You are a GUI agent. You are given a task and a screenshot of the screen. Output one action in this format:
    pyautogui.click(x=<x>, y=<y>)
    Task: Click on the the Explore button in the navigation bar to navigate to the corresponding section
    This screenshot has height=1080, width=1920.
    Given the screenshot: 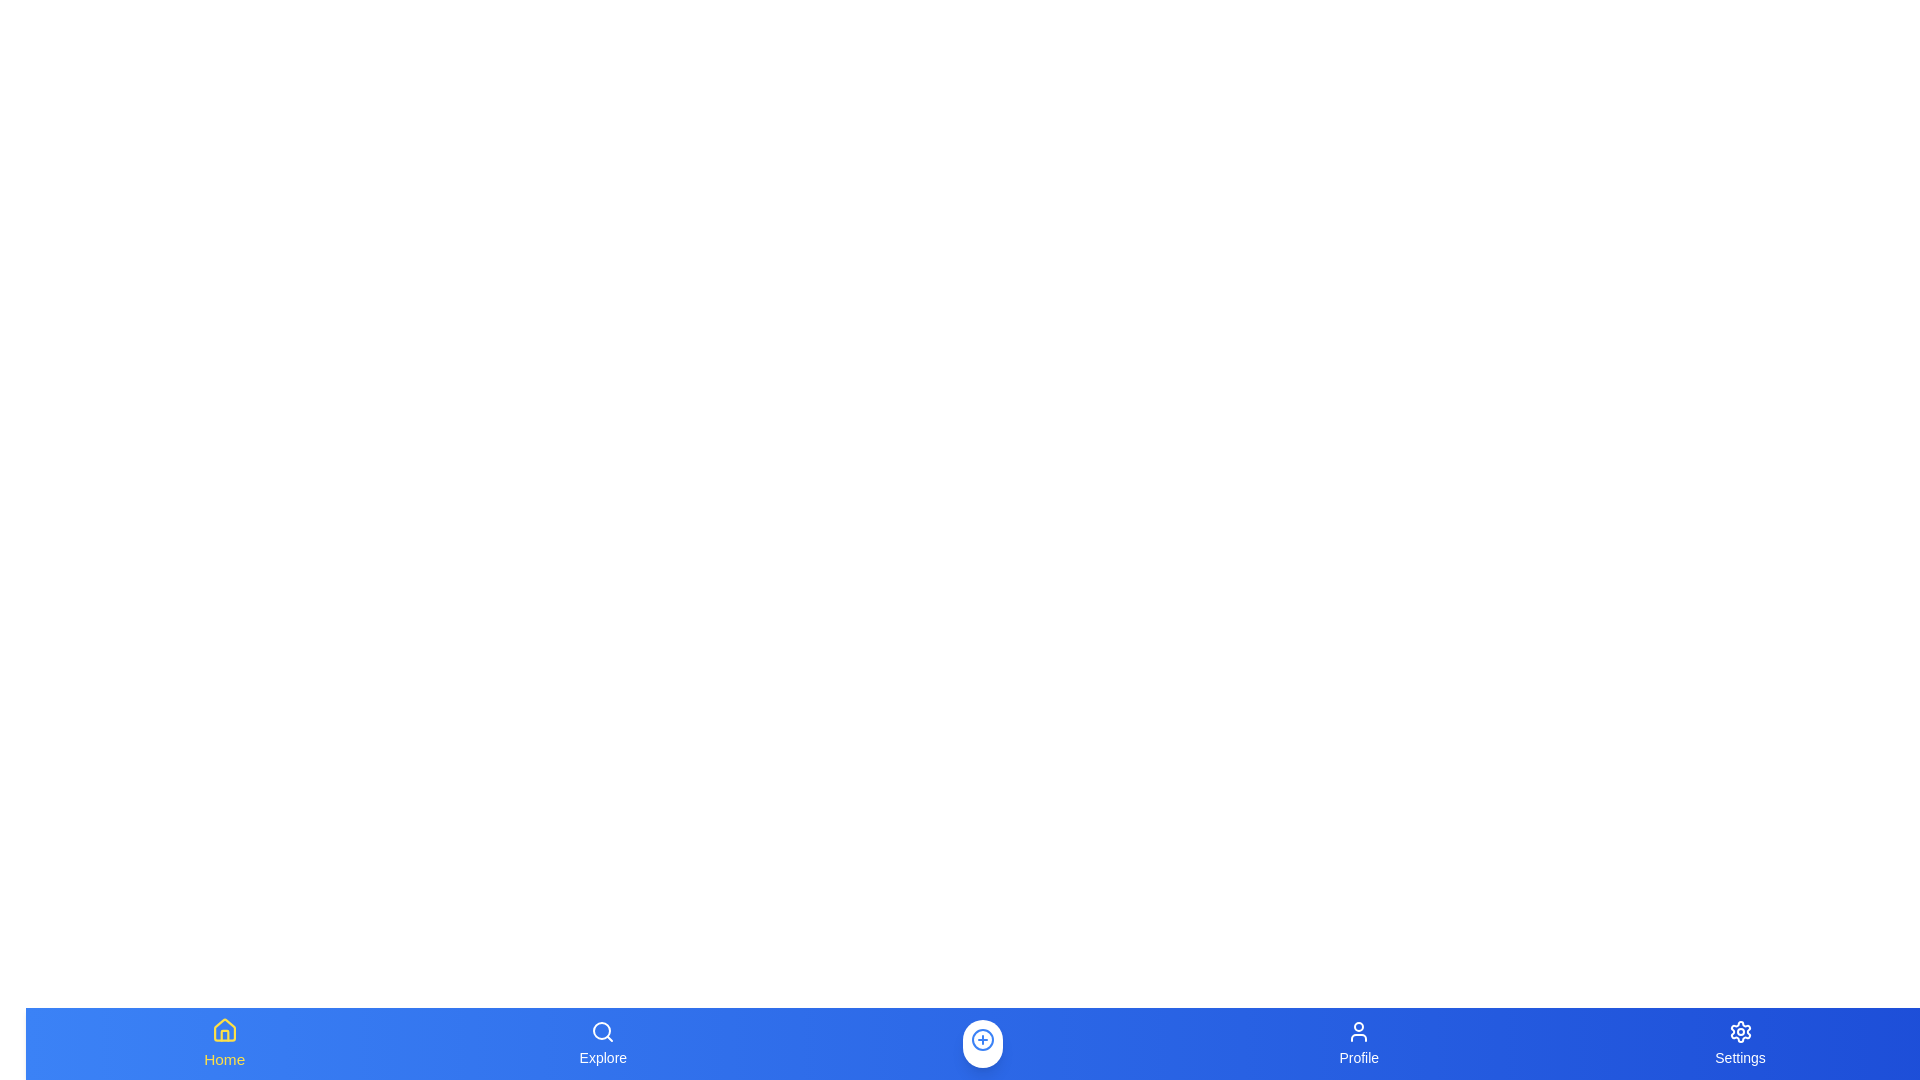 What is the action you would take?
    pyautogui.click(x=602, y=1043)
    